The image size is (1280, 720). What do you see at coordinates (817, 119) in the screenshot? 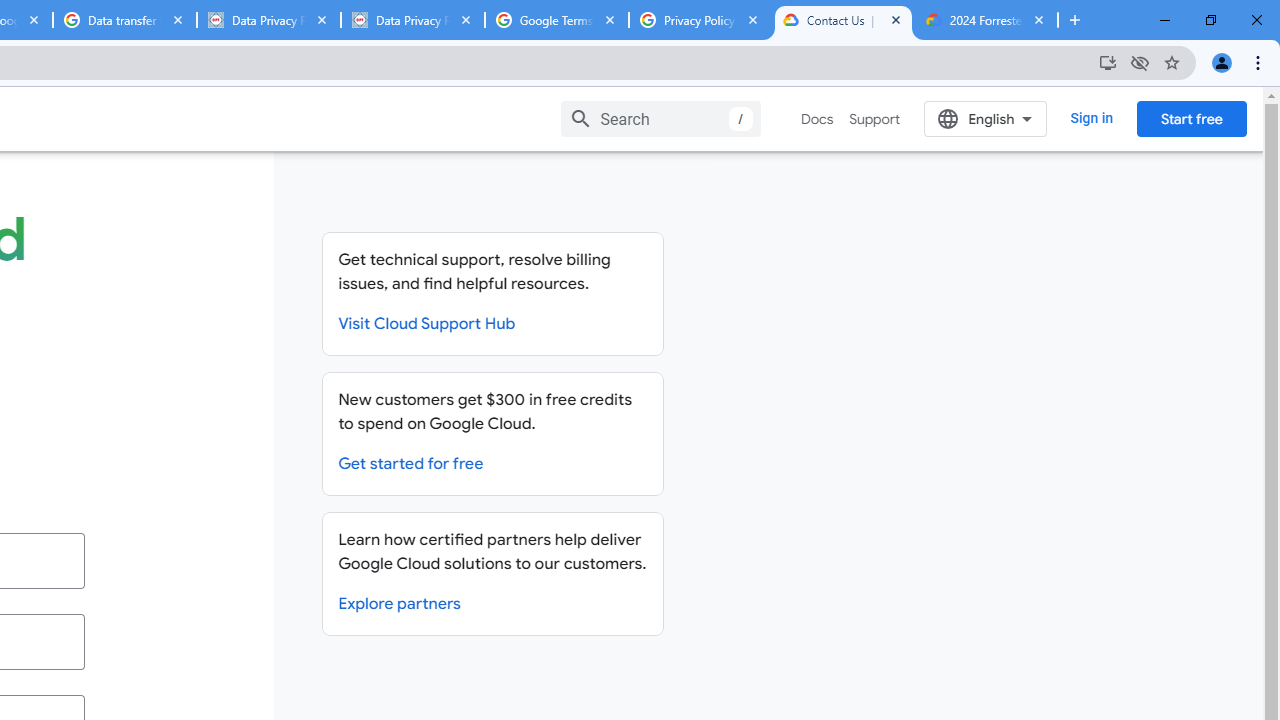
I see `'Docs'` at bounding box center [817, 119].